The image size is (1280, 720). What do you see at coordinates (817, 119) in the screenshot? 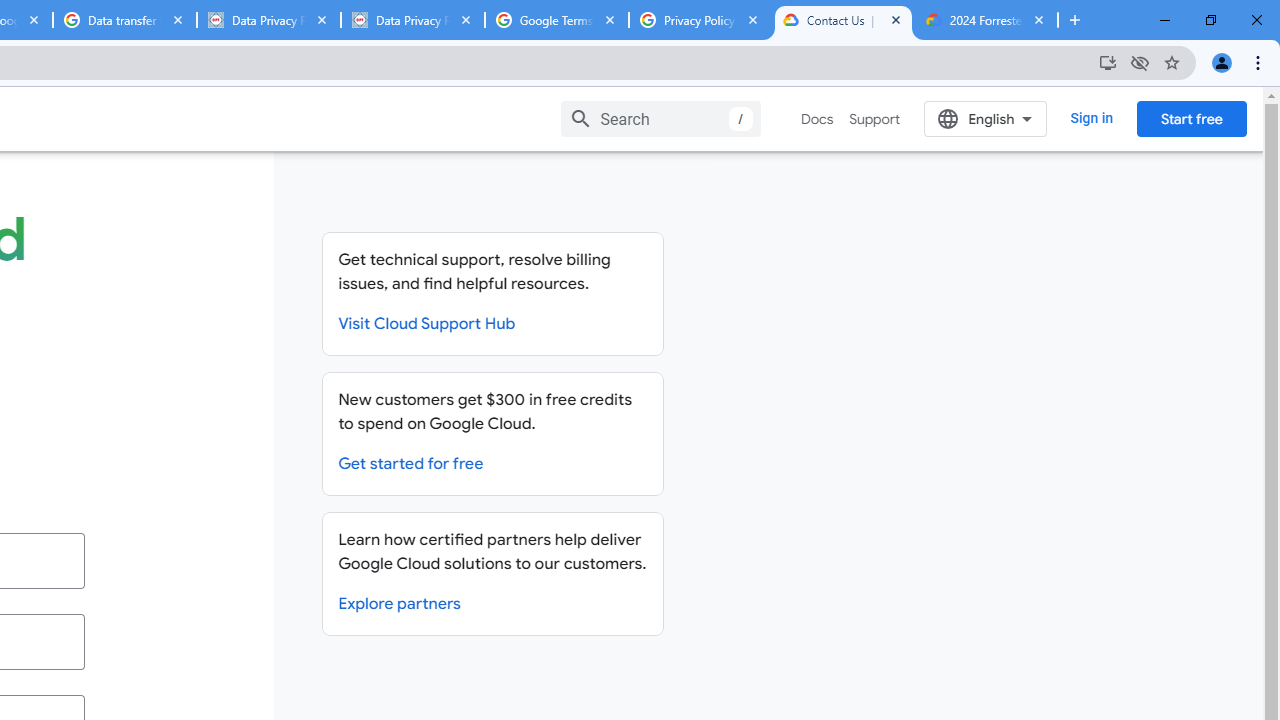
I see `'Docs'` at bounding box center [817, 119].